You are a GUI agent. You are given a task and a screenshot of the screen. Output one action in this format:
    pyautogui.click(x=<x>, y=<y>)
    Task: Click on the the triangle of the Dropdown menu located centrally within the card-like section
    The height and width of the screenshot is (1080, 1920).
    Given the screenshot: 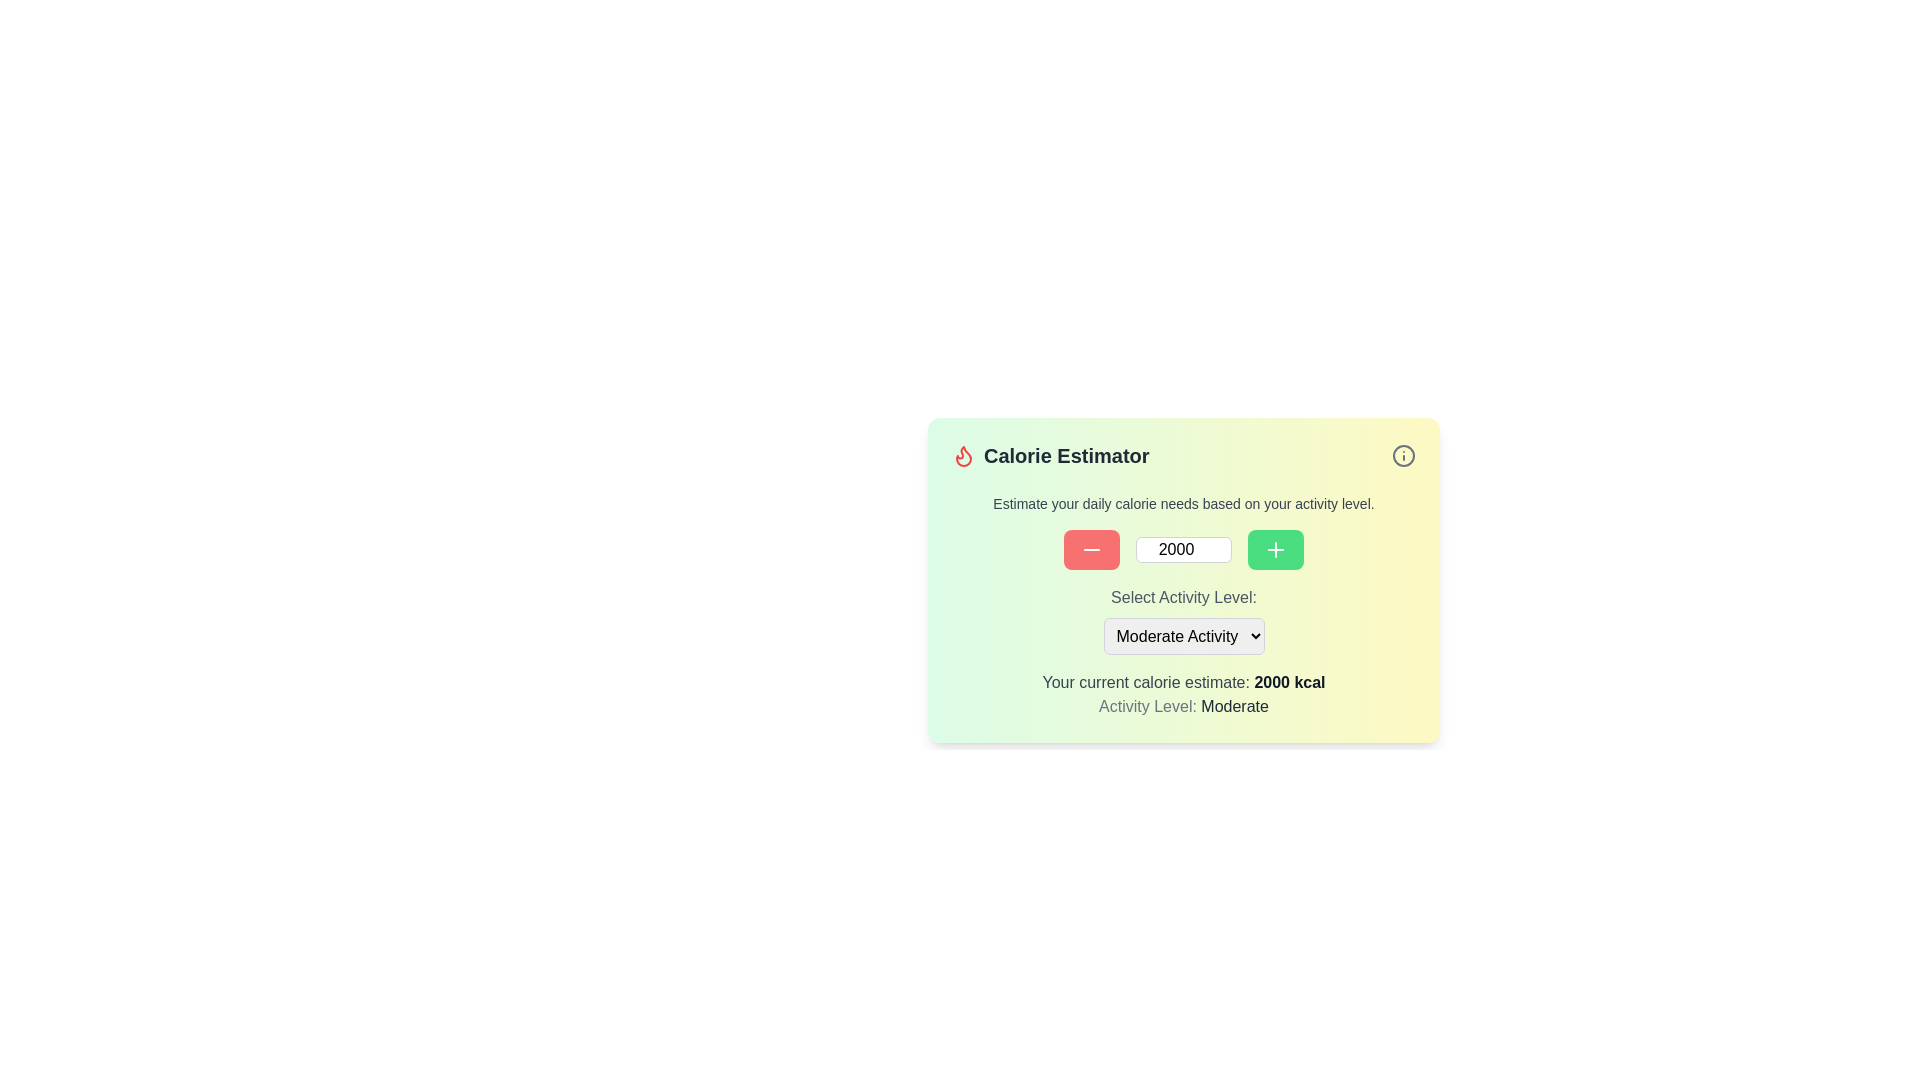 What is the action you would take?
    pyautogui.click(x=1184, y=619)
    